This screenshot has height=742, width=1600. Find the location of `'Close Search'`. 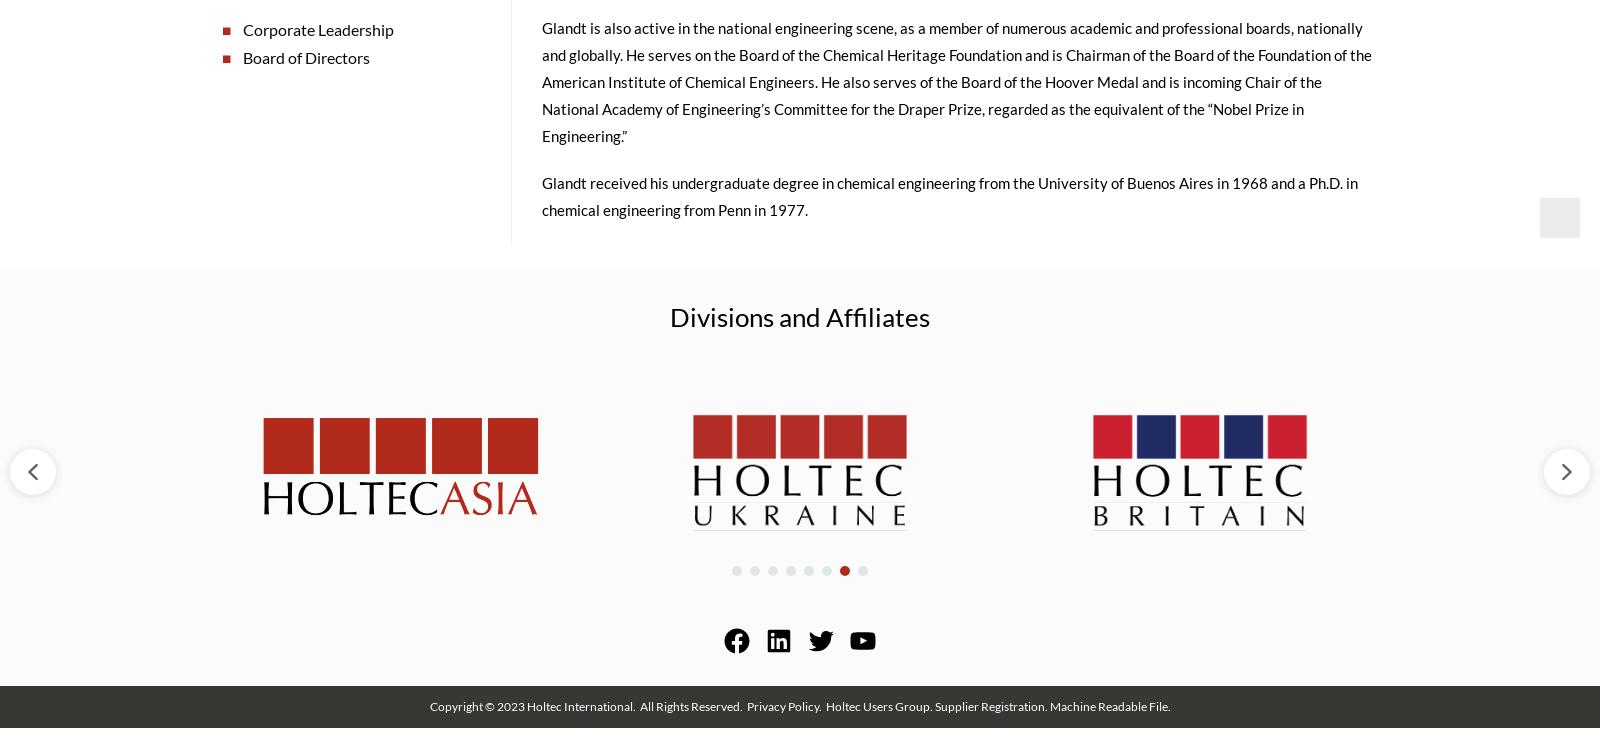

'Close Search' is located at coordinates (1520, 179).